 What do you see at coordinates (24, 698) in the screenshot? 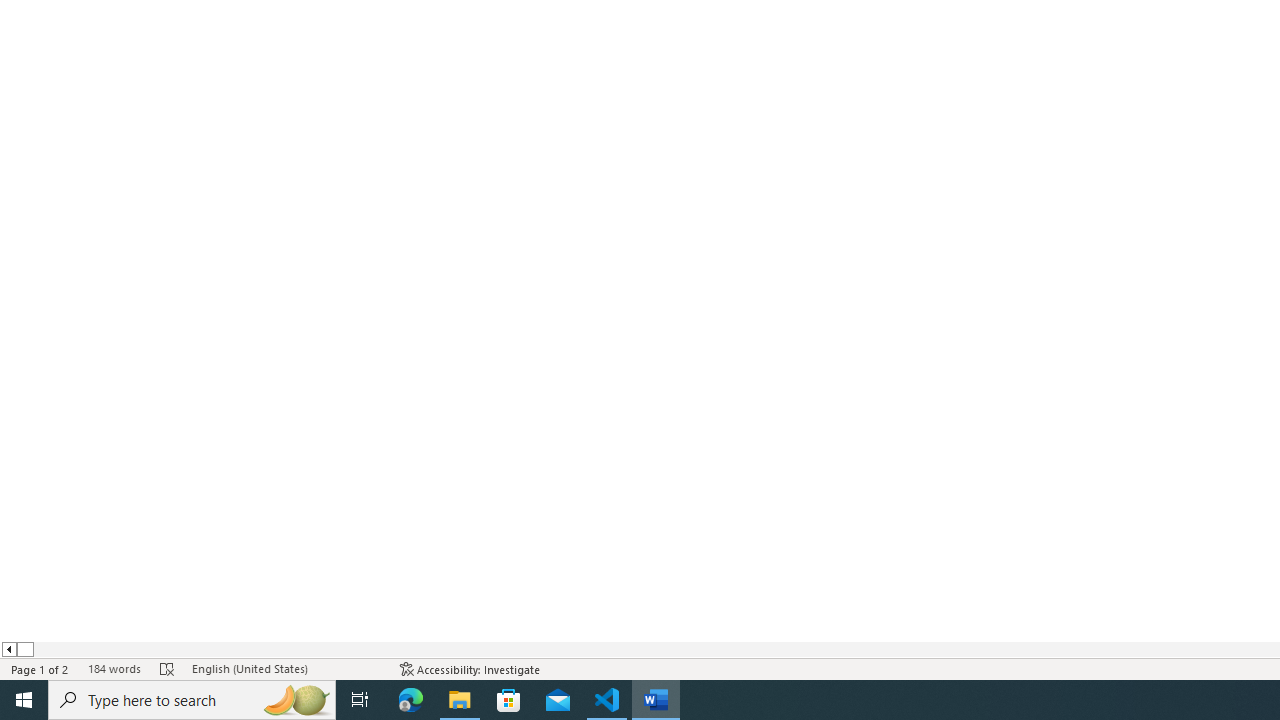
I see `'Start'` at bounding box center [24, 698].